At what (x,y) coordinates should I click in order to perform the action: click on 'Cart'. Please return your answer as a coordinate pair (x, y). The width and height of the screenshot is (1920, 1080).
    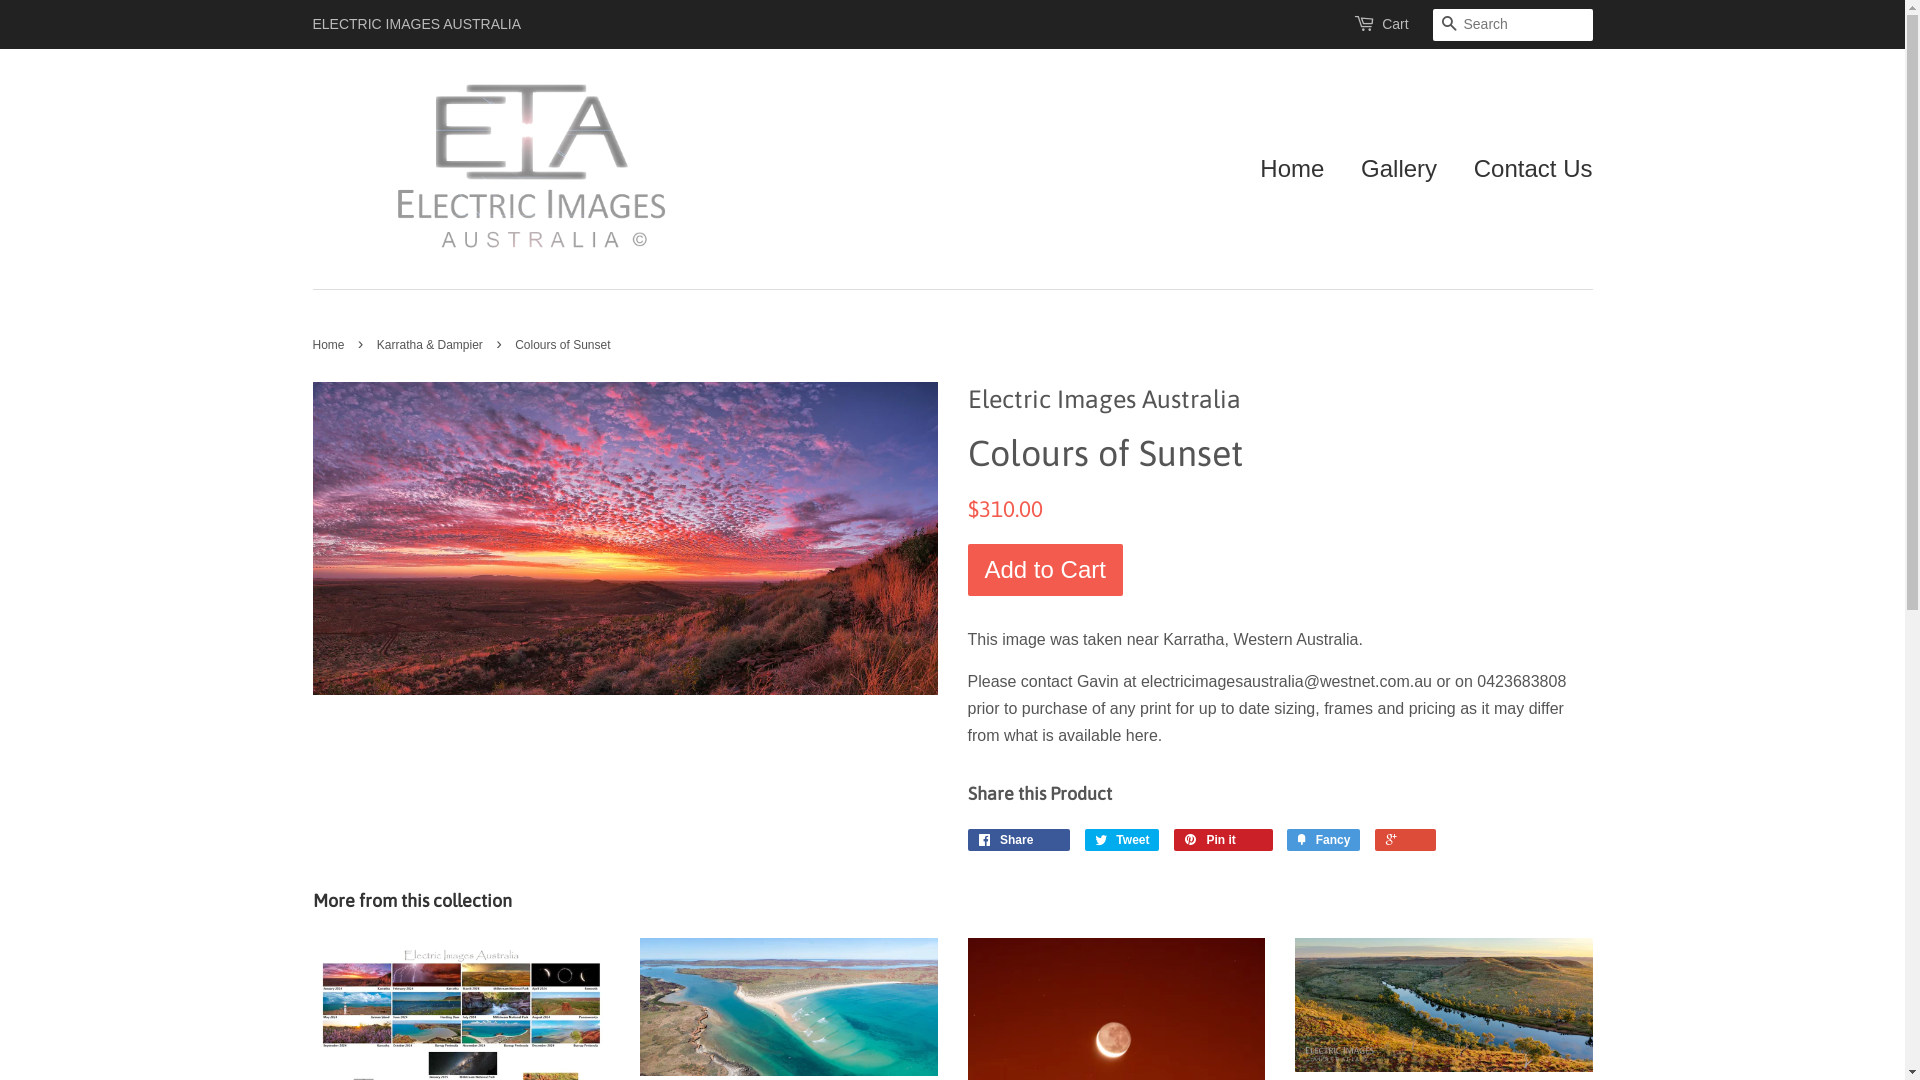
    Looking at the image, I should click on (1394, 24).